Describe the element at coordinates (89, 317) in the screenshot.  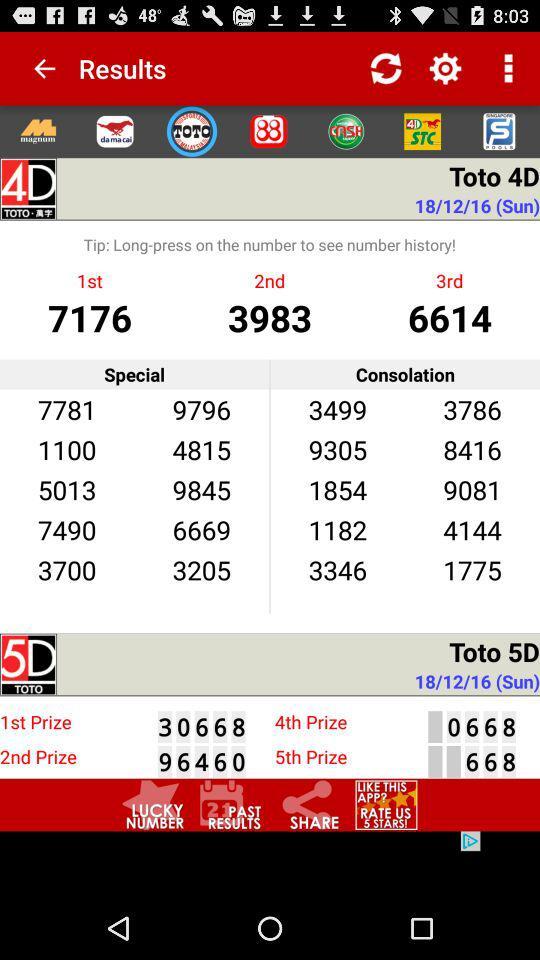
I see `the icon below the 1st item` at that location.